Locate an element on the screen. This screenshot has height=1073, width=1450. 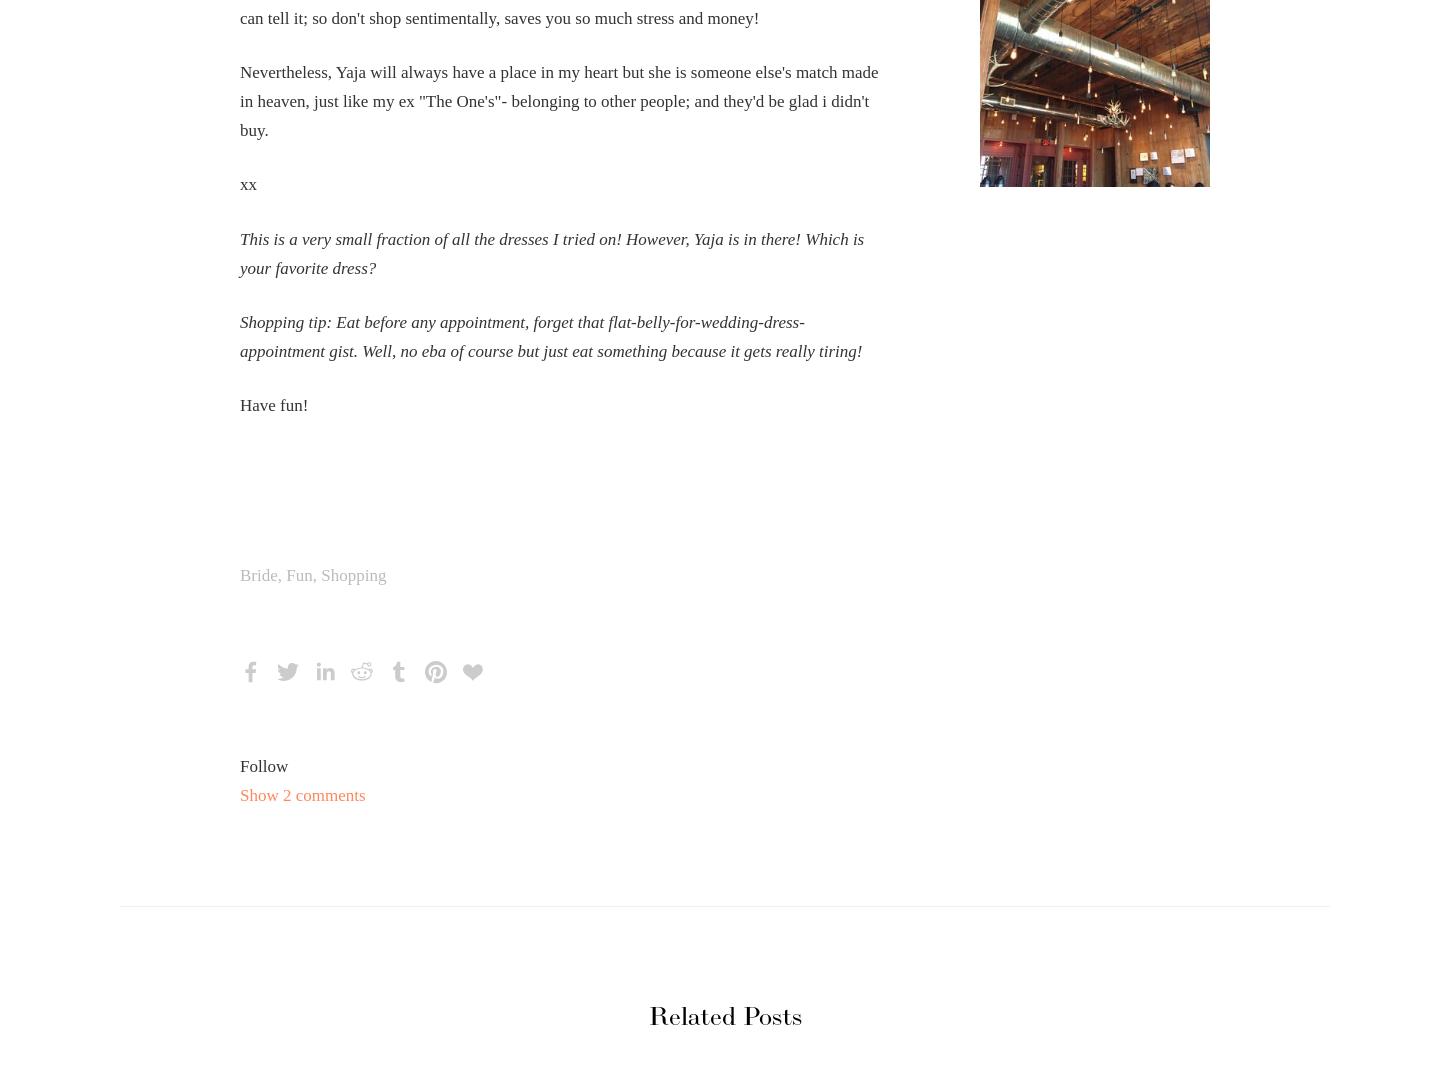
'Related Posts' is located at coordinates (723, 1017).